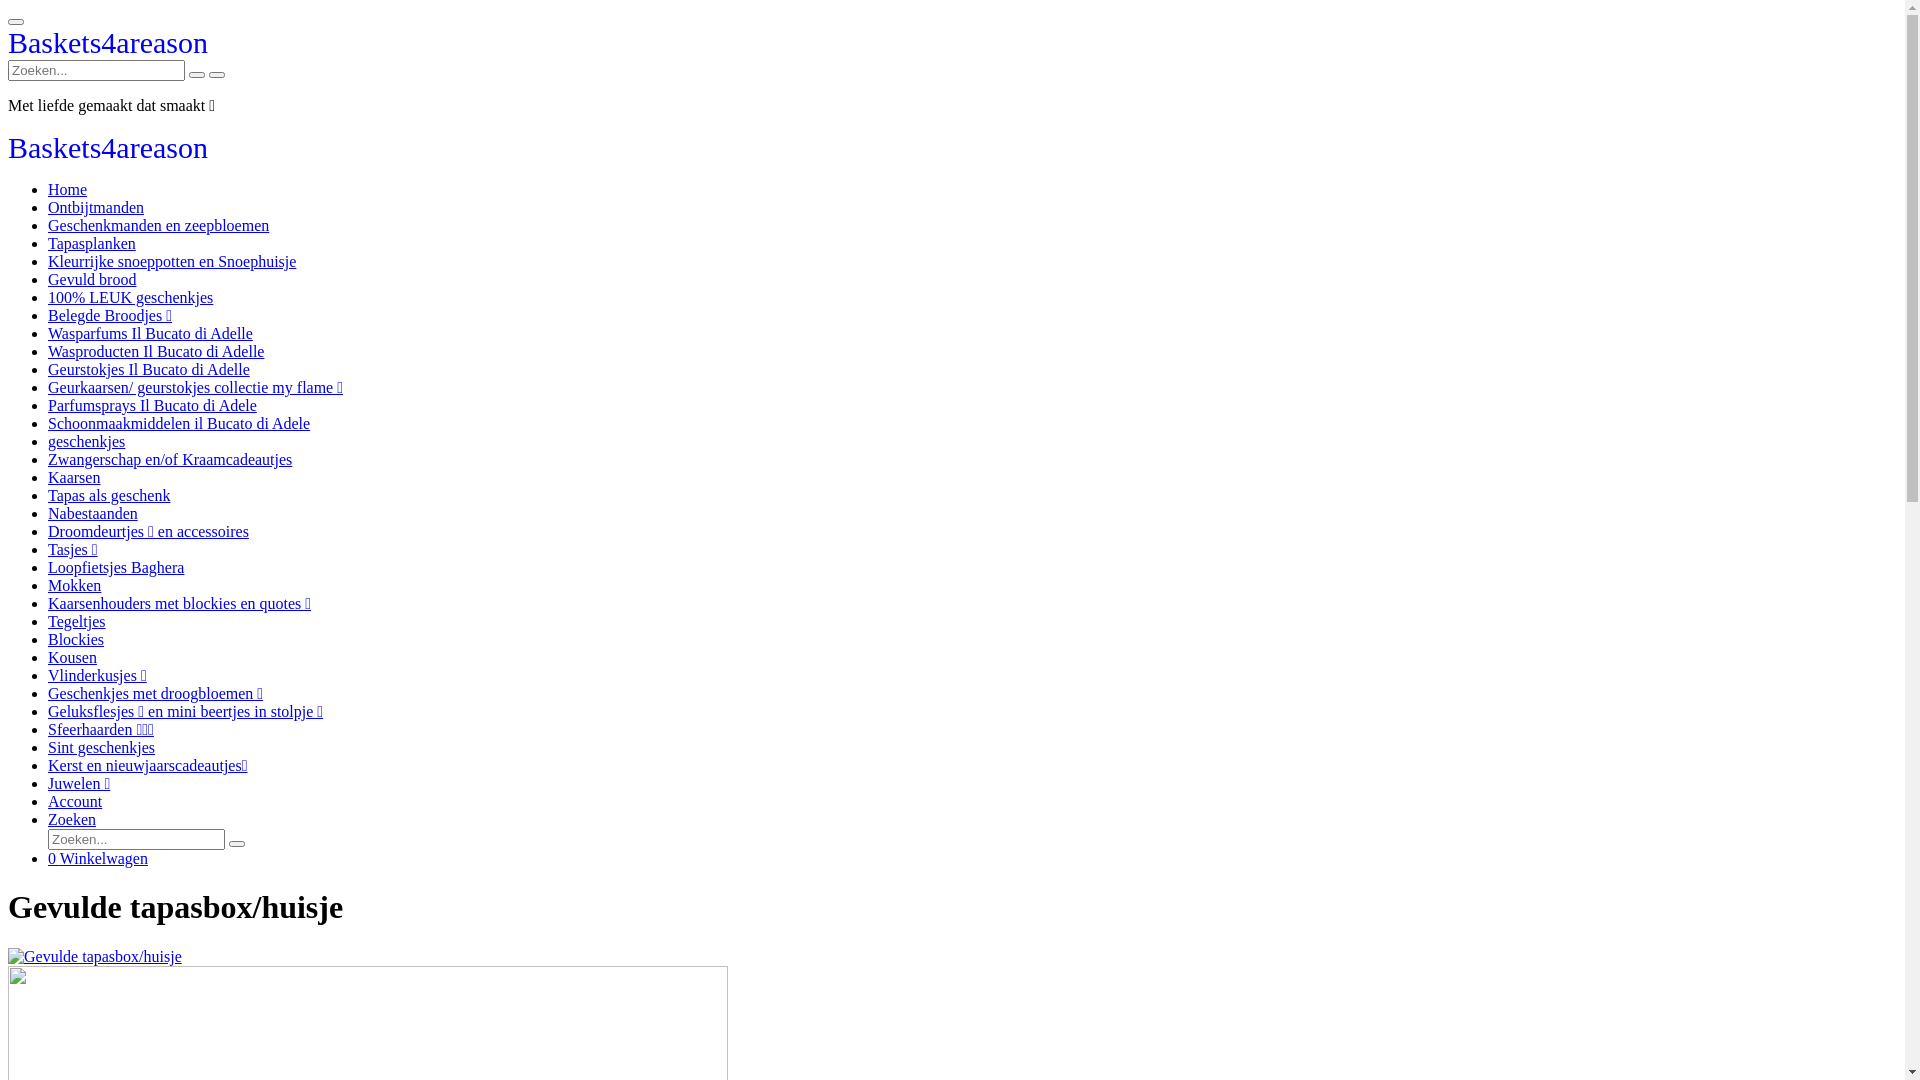  I want to click on '100% LEUK geschenkjes', so click(48, 297).